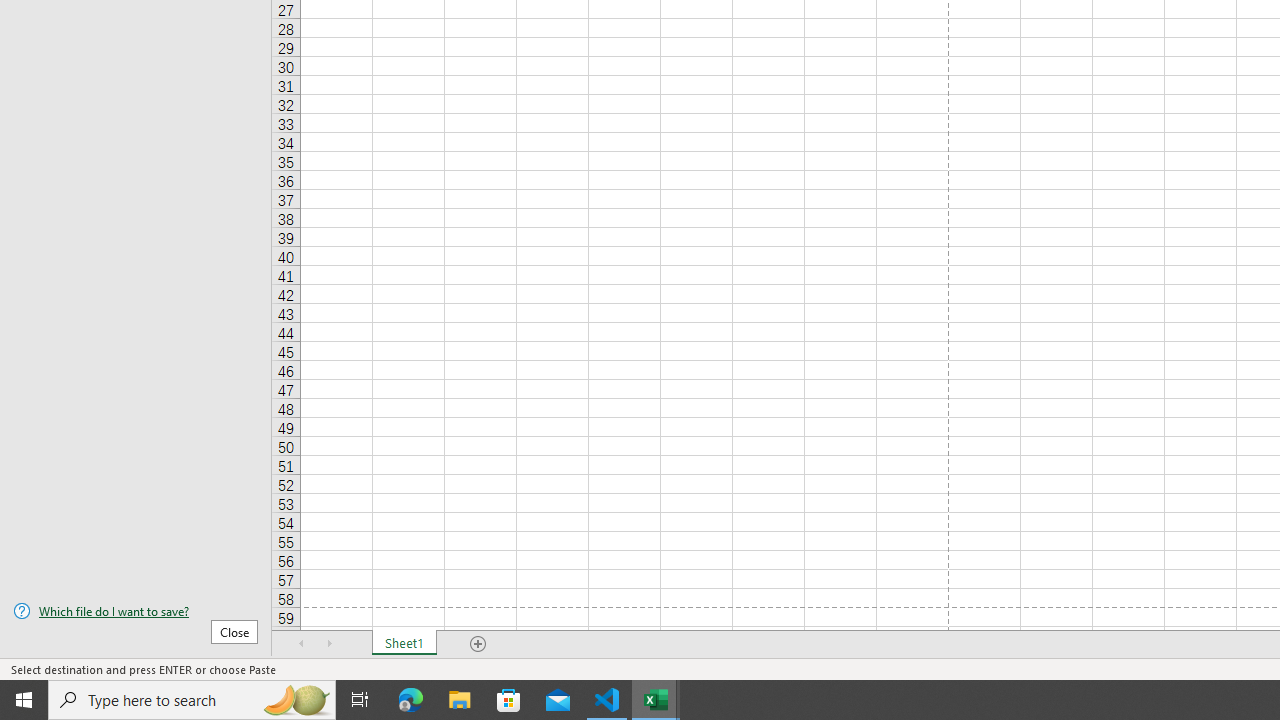 This screenshot has width=1280, height=720. What do you see at coordinates (24, 698) in the screenshot?
I see `'Start'` at bounding box center [24, 698].